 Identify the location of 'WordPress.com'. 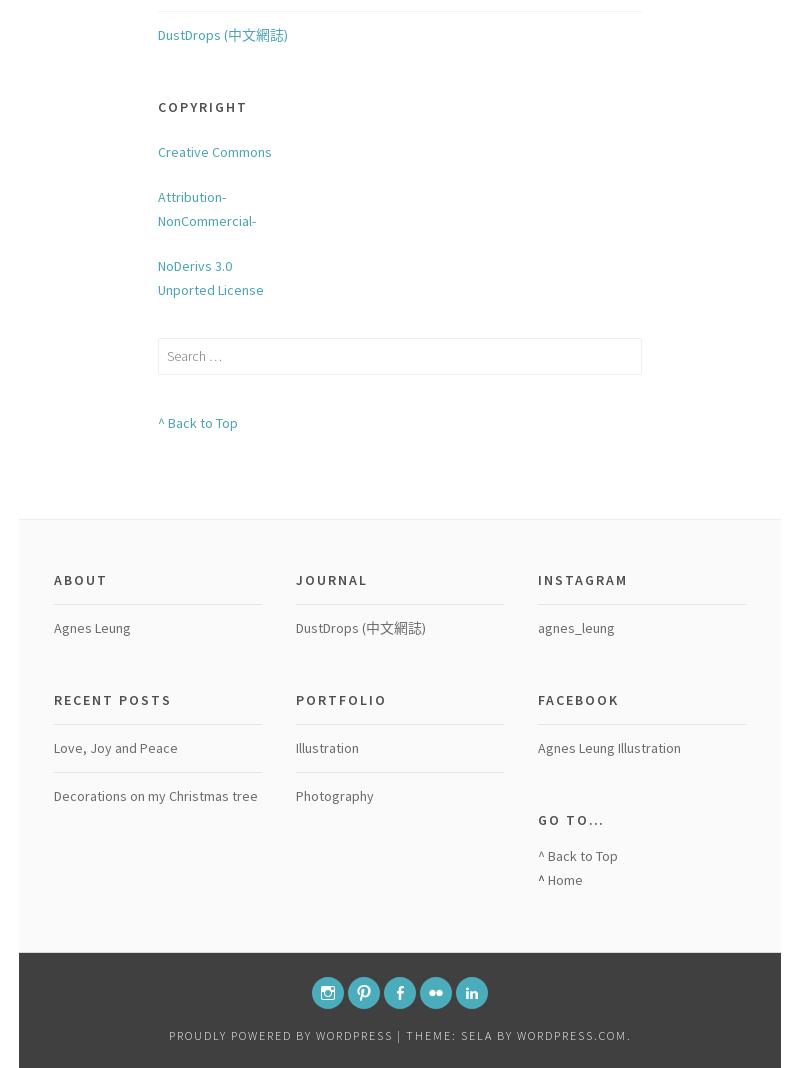
(515, 1034).